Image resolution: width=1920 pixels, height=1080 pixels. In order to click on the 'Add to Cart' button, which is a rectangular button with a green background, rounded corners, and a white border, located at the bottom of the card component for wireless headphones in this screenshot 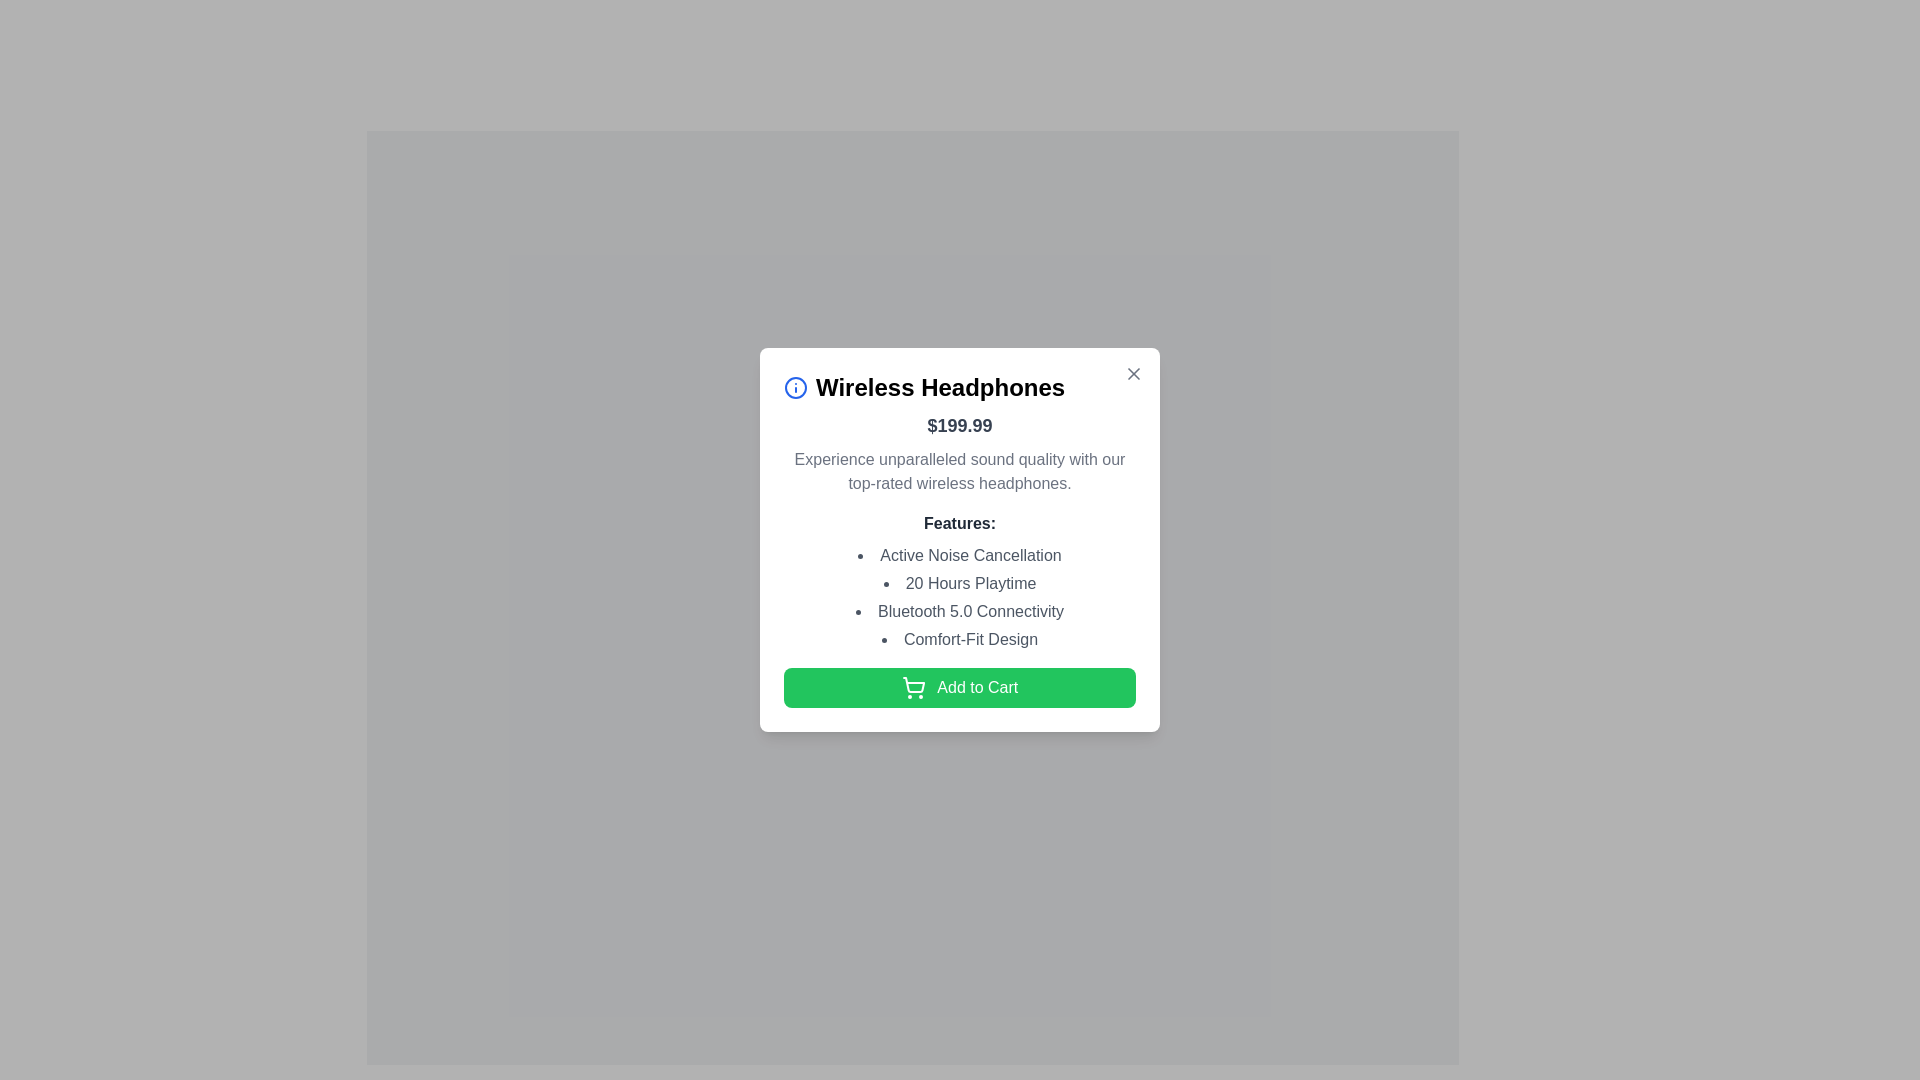, I will do `click(960, 685)`.